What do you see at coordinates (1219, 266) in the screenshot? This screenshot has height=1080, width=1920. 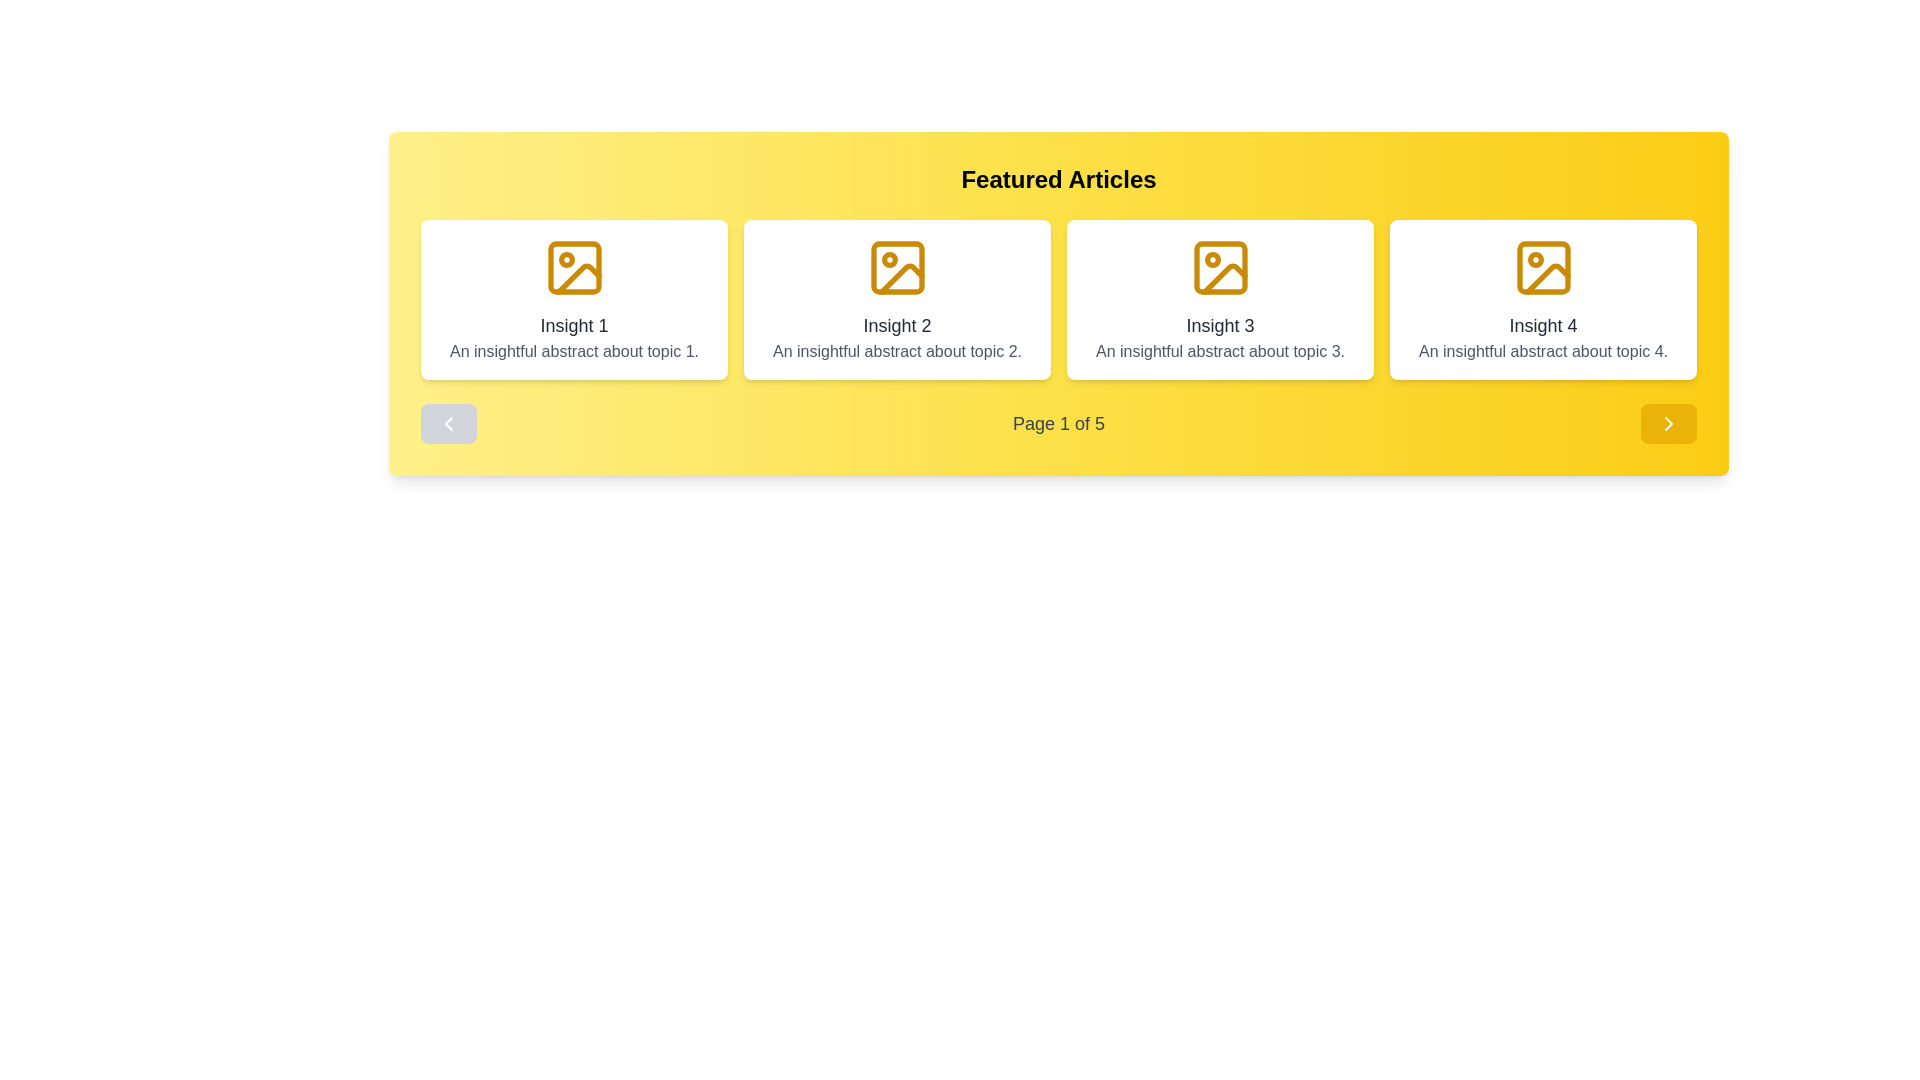 I see `the prominent yellow icon located in the third card titled 'Insight 3' within the horizontally aligned set of visual panels` at bounding box center [1219, 266].